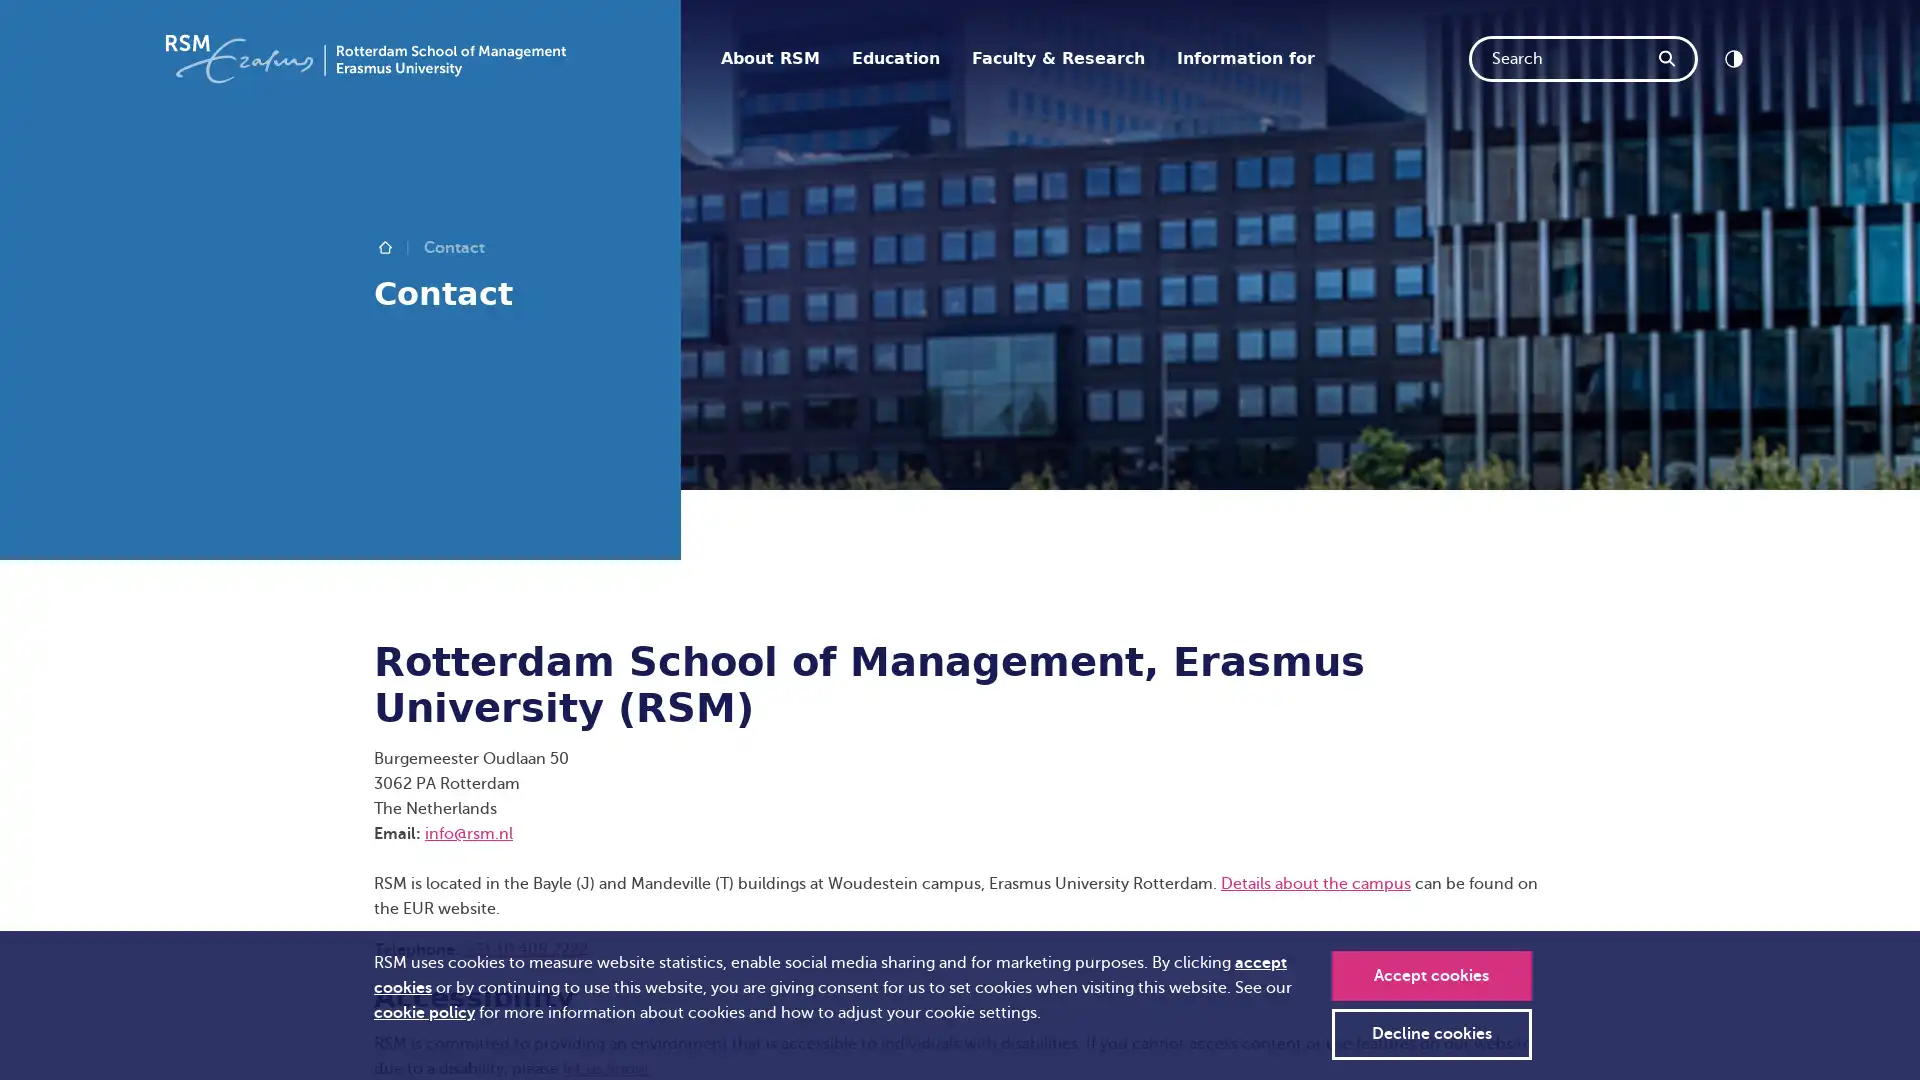 The image size is (1920, 1080). What do you see at coordinates (1732, 57) in the screenshot?
I see `Click to set high contrast Contrast off` at bounding box center [1732, 57].